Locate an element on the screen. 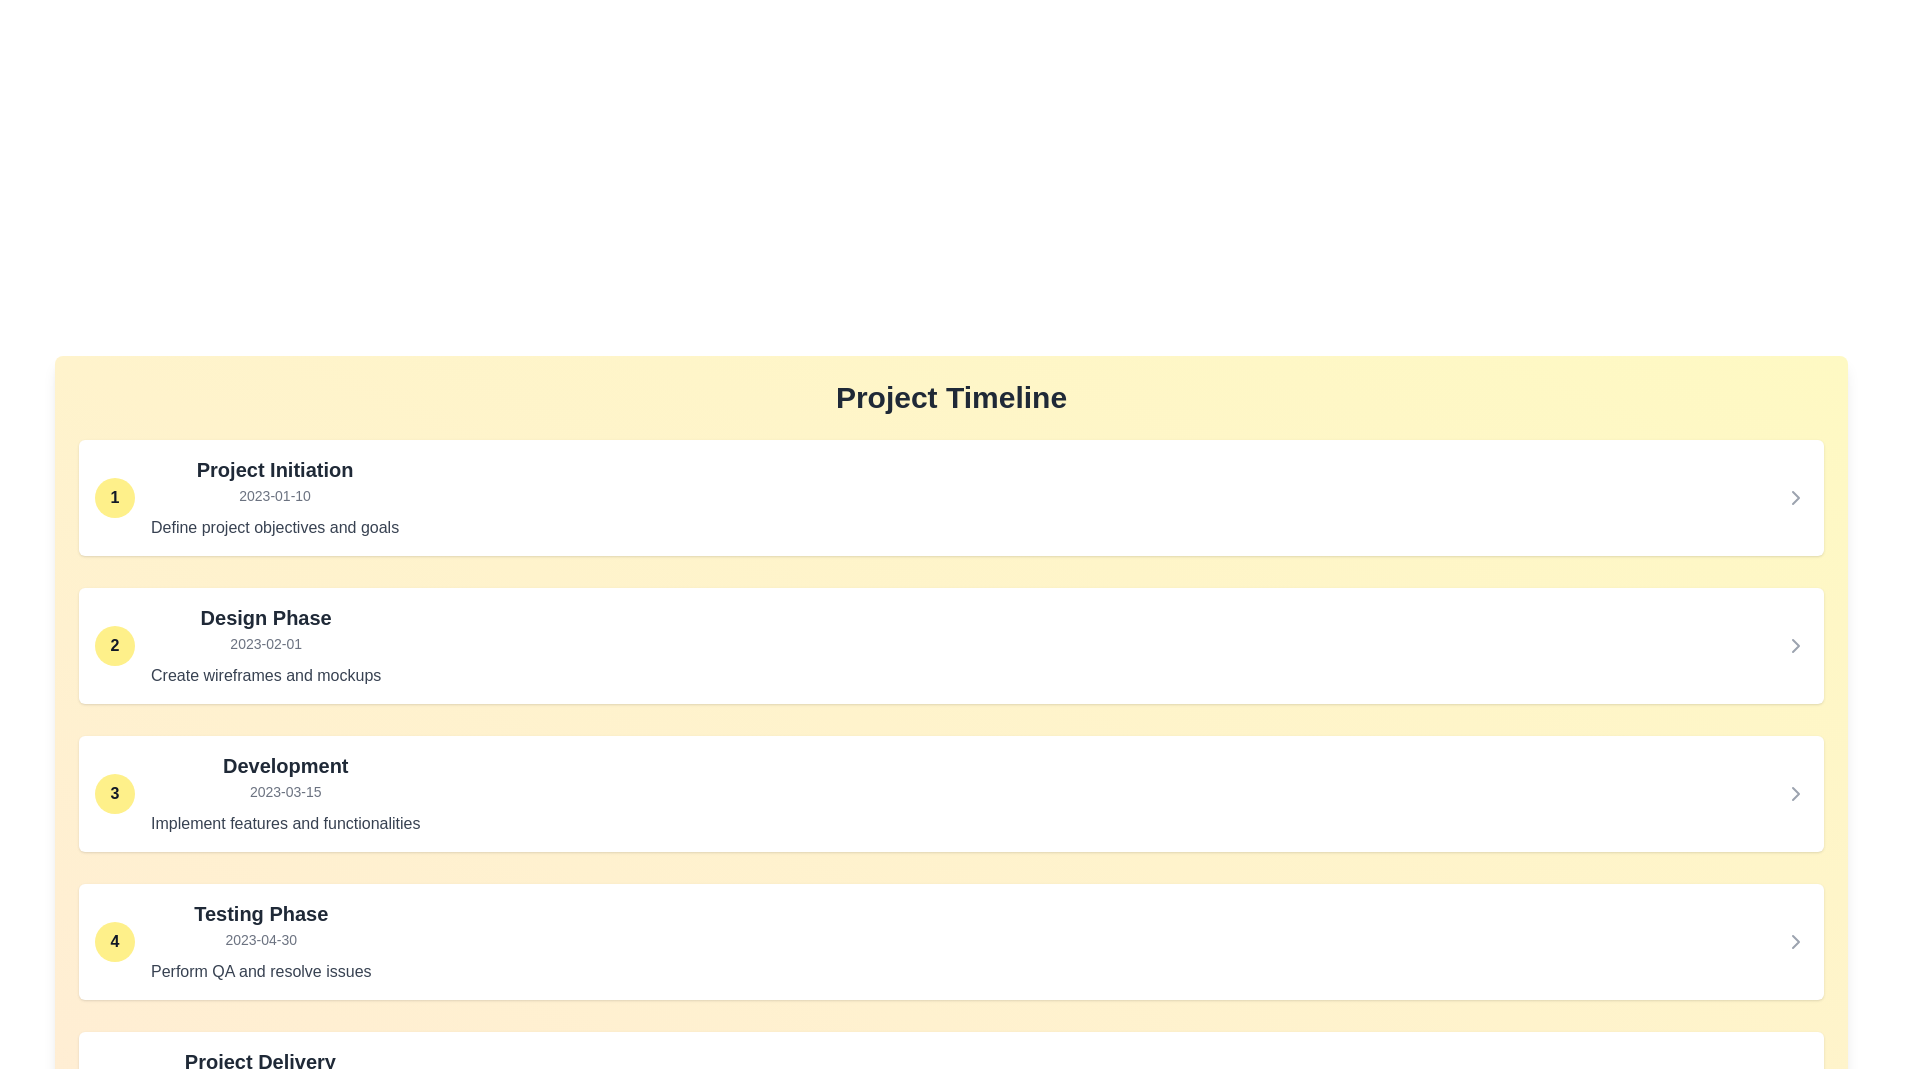  title 'Project Initiation' which is a bold, large-font text displayed prominently at the top of the project timeline section is located at coordinates (274, 470).